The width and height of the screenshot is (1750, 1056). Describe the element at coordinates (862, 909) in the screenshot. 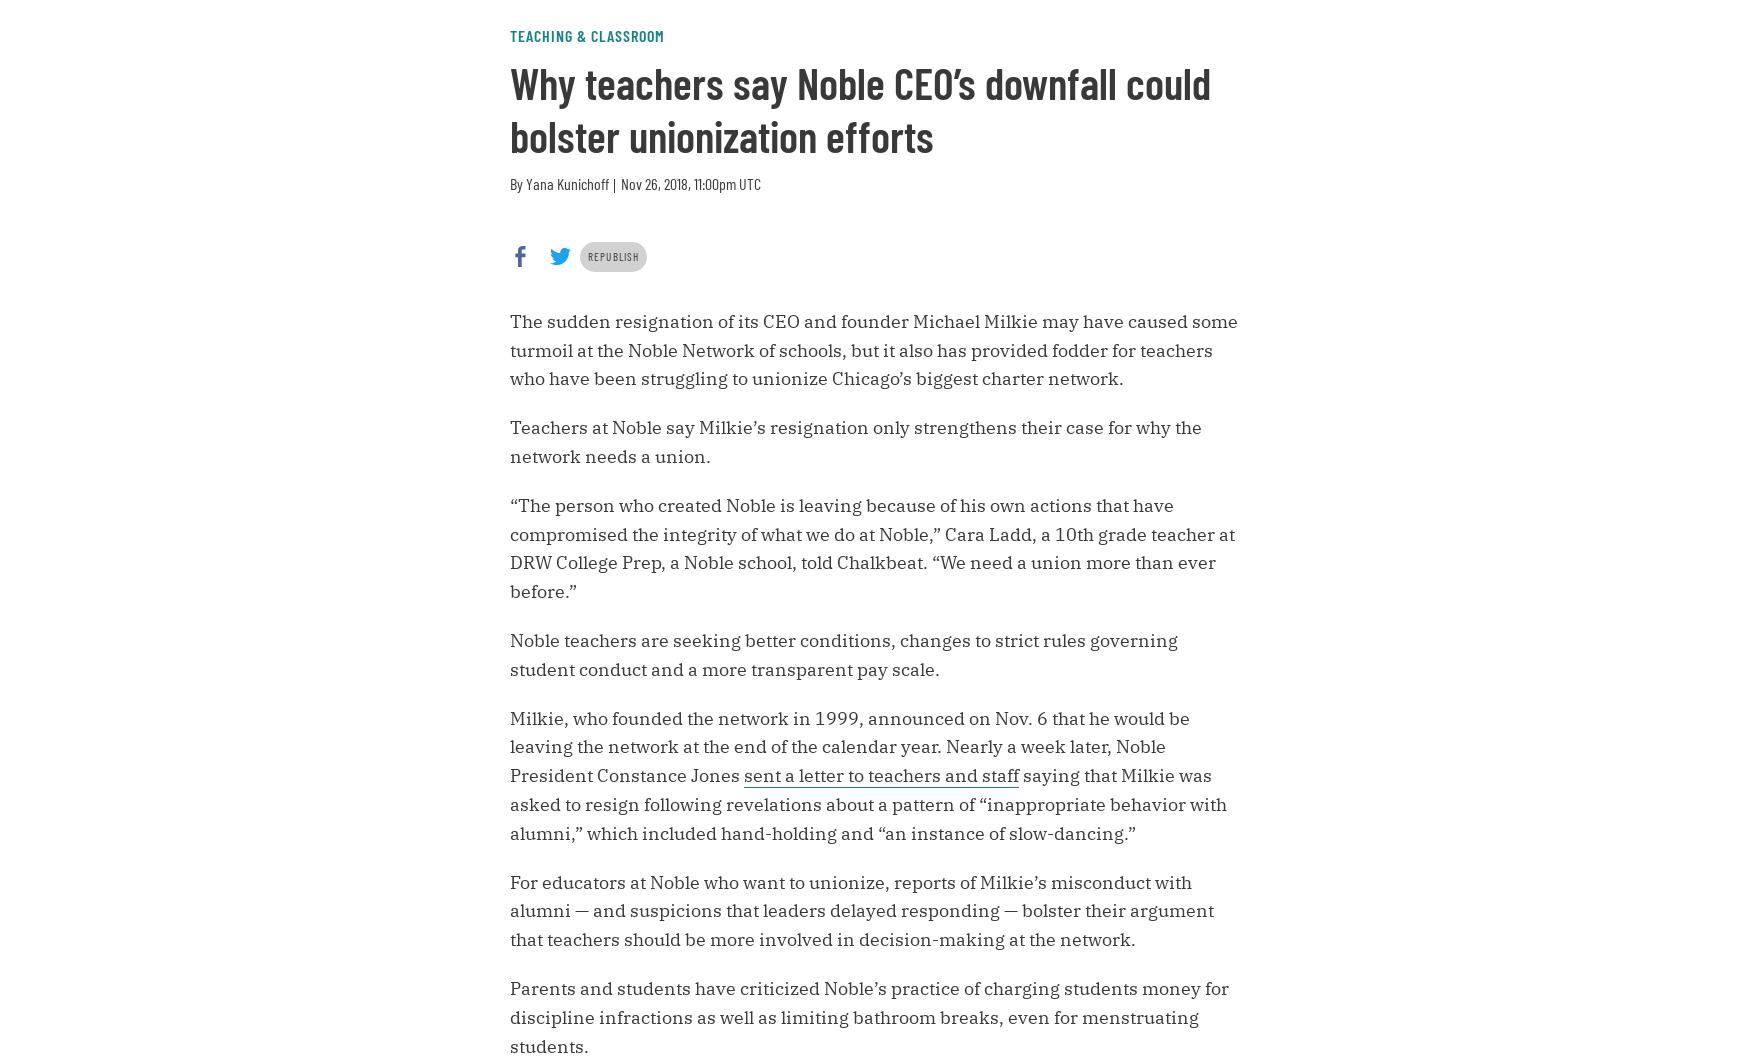

I see `'For educators at Noble who want to unionize, reports of Milkie’s misconduct with alumni — and suspicions that leaders delayed responding — bolster their argument that teachers should be more involved in decision-making at the network.'` at that location.